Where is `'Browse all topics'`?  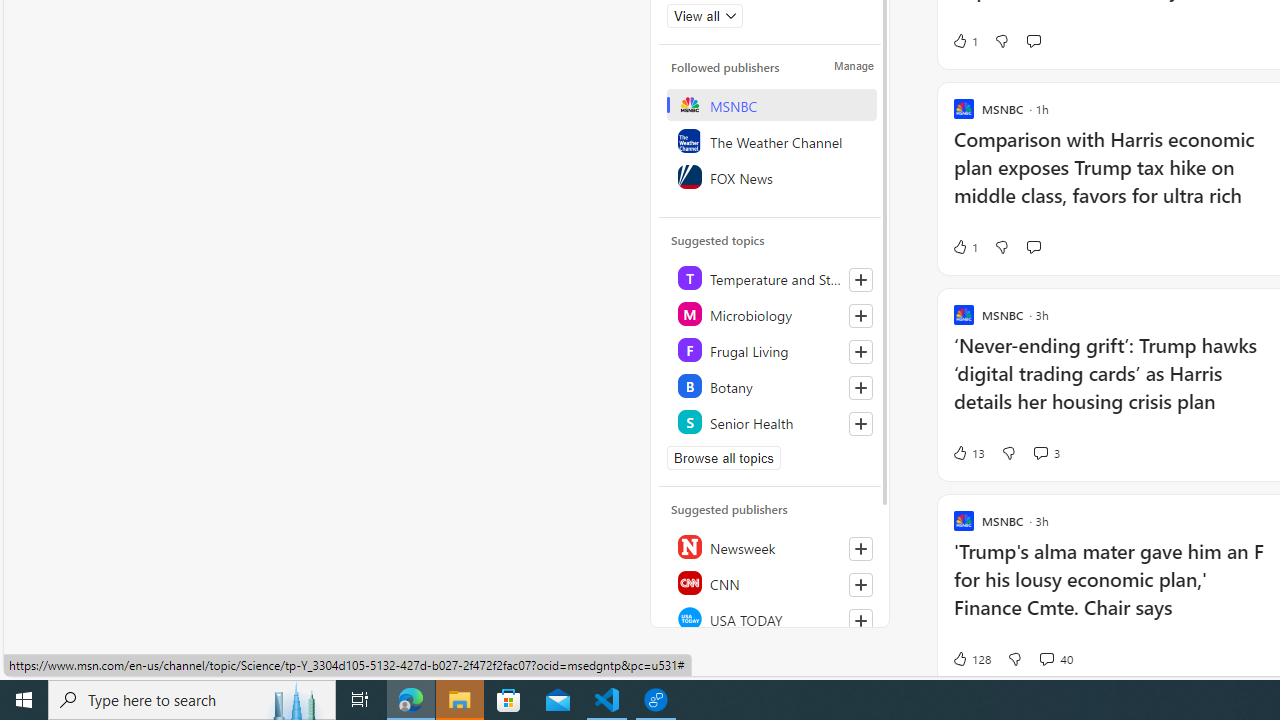 'Browse all topics' is located at coordinates (723, 457).